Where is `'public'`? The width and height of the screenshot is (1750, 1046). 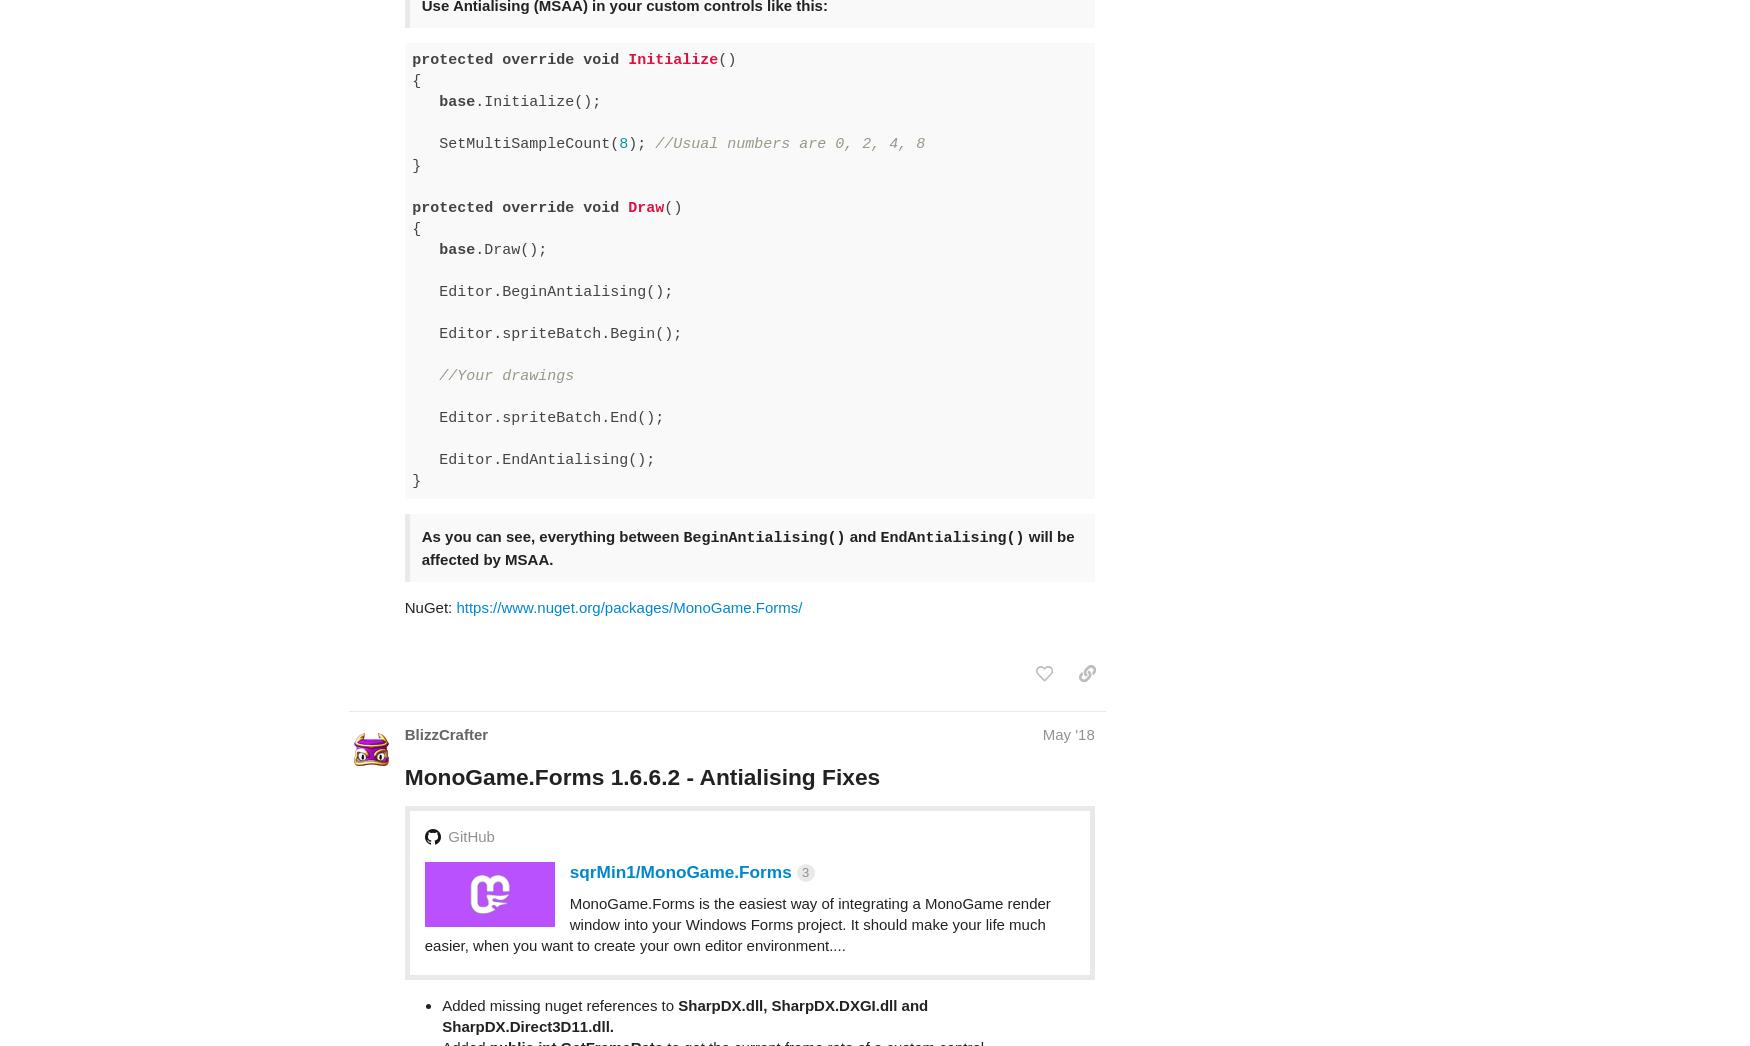 'public' is located at coordinates (882, 989).